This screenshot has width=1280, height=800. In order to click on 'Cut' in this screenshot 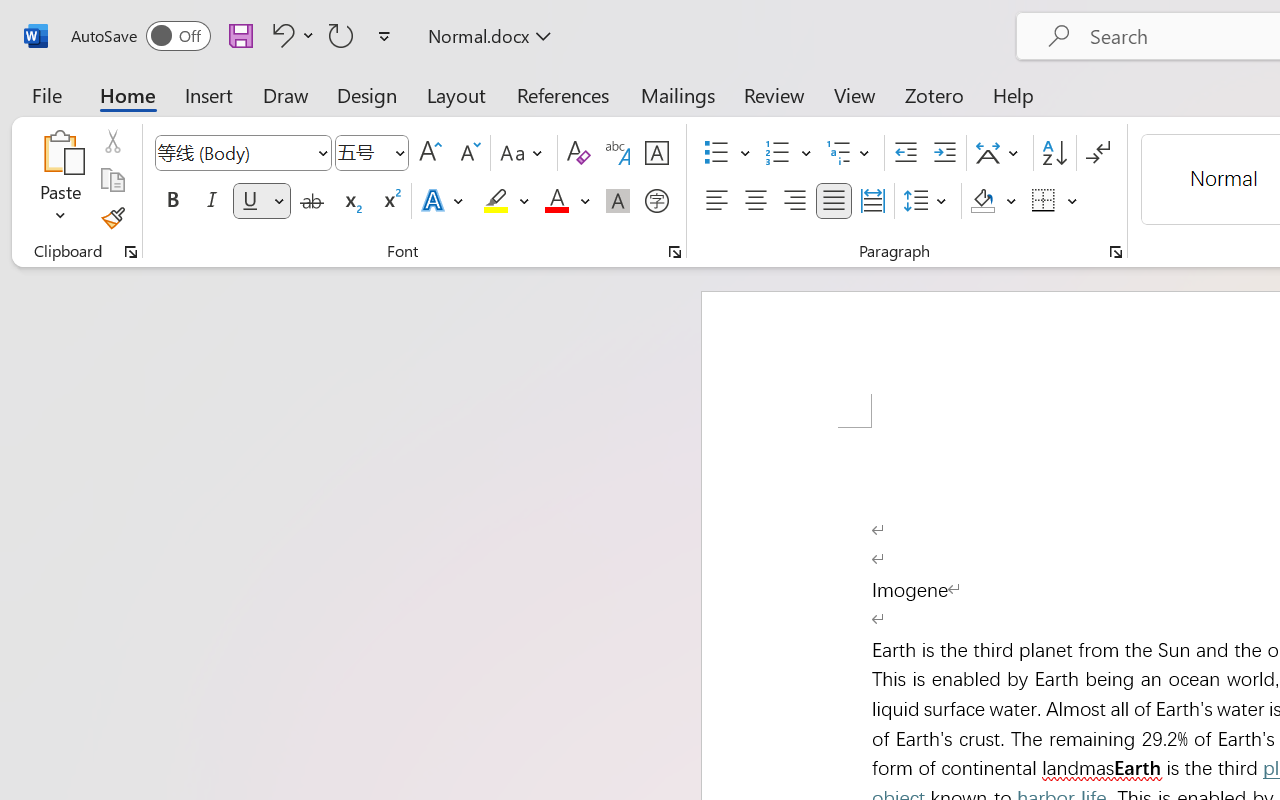, I will do `click(111, 141)`.